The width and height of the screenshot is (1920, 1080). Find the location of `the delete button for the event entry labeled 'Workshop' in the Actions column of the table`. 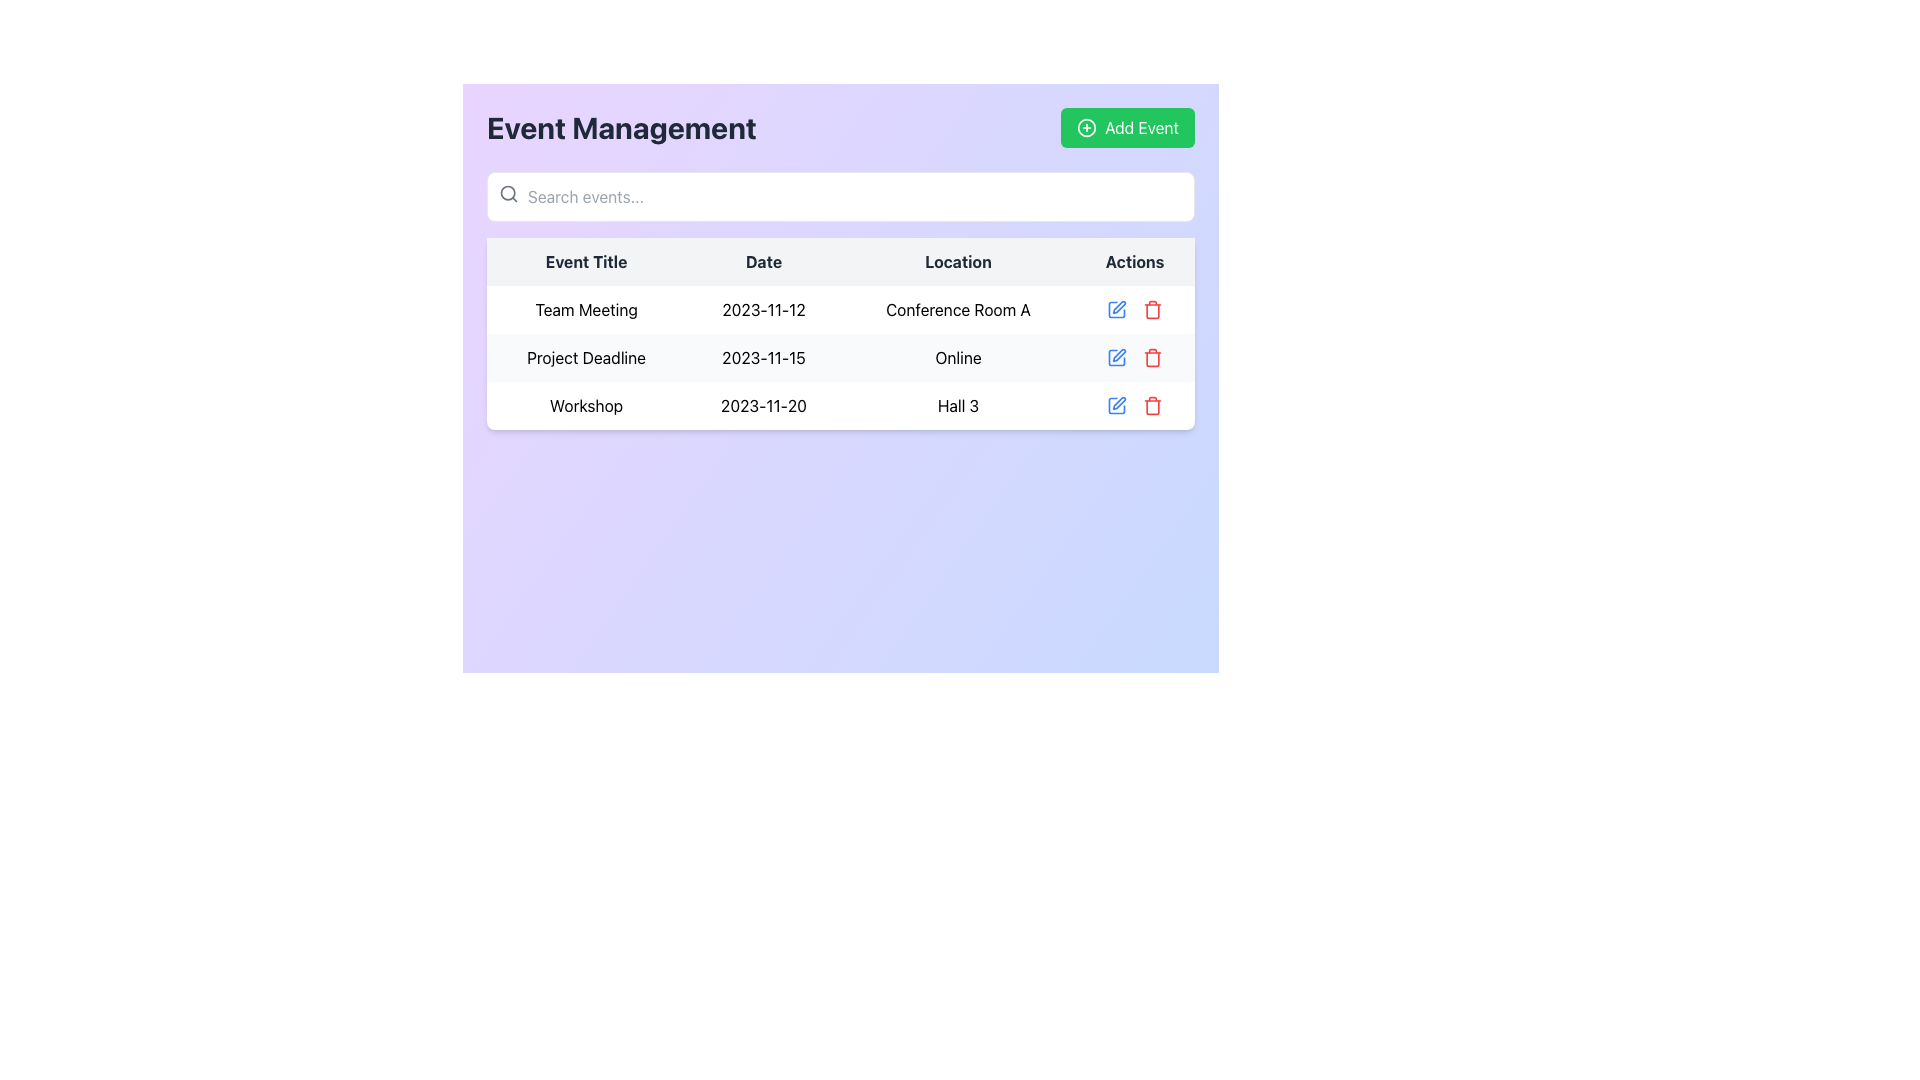

the delete button for the event entry labeled 'Workshop' in the Actions column of the table is located at coordinates (1153, 309).